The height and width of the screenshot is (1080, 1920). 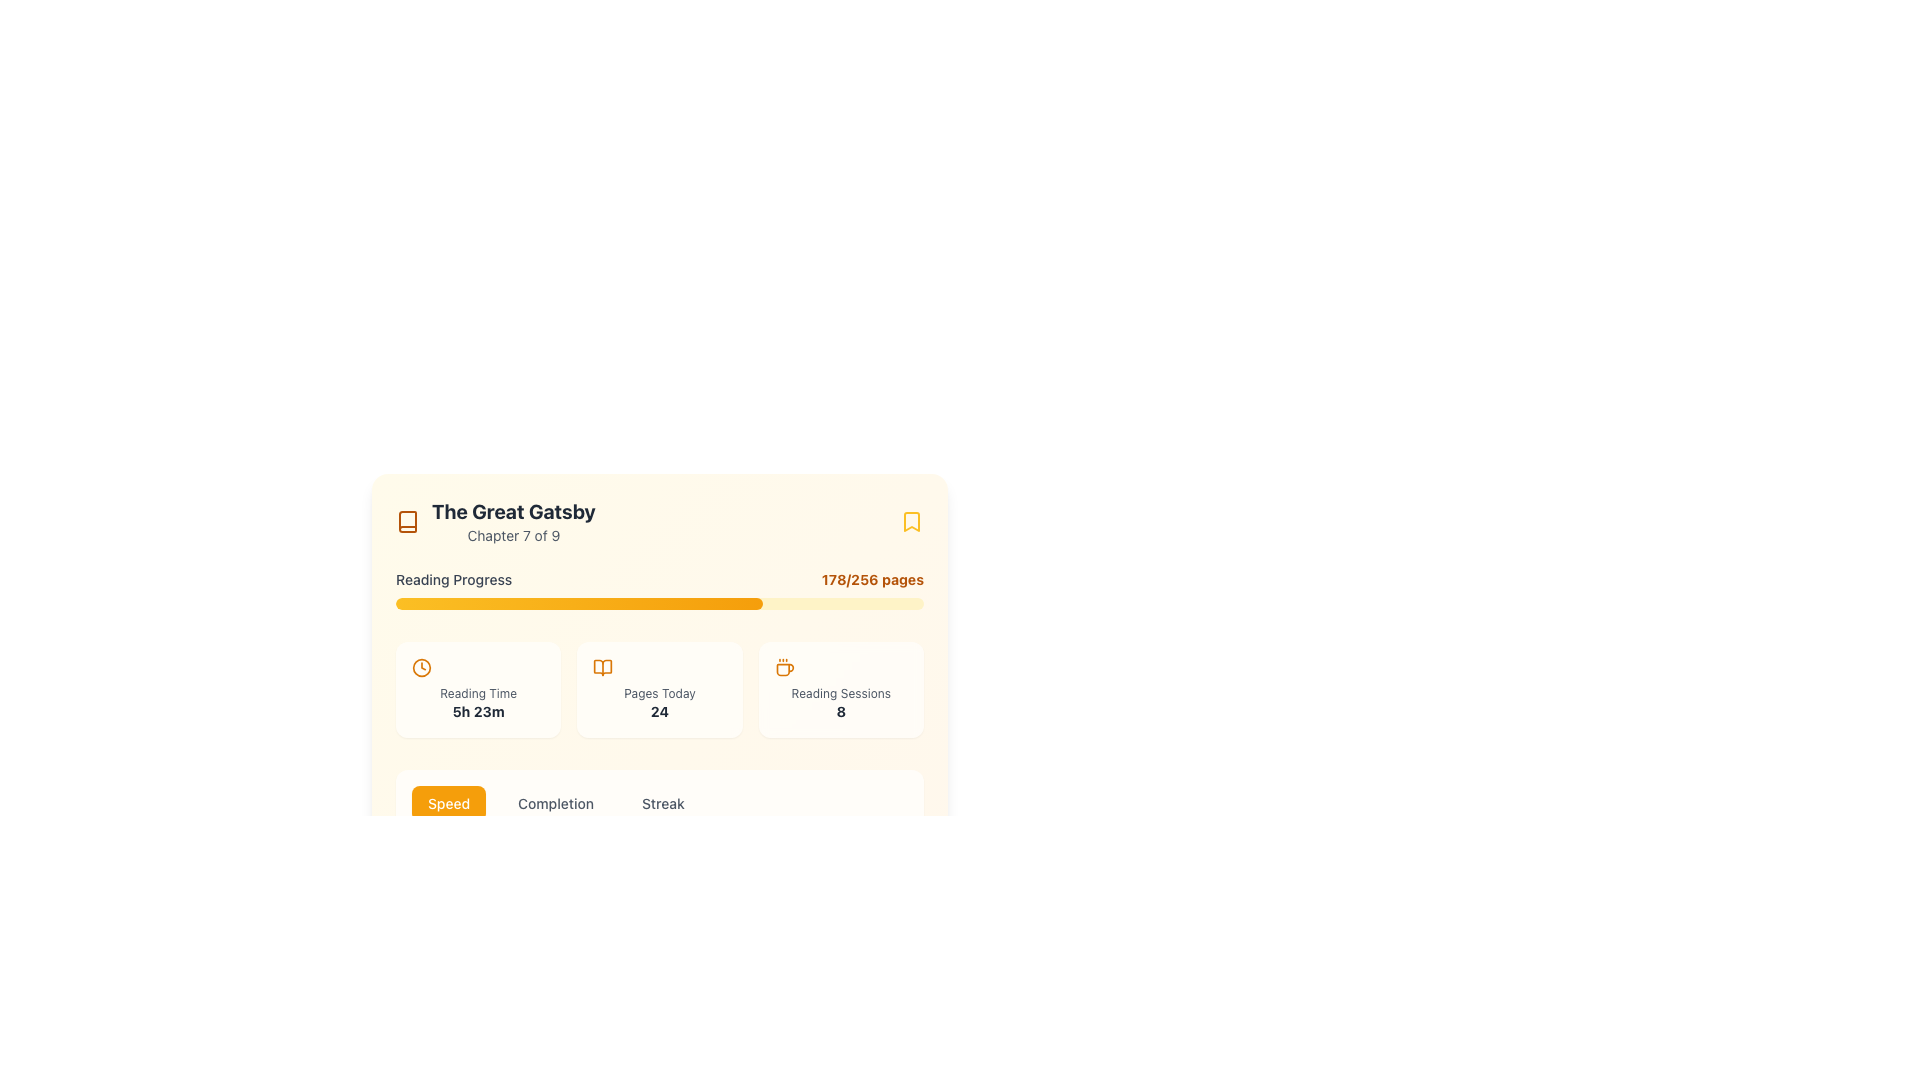 I want to click on the decorative icon located at the top-left corner of the 'Reading Sessions' card, above the text 'Reading Sessions 8', so click(x=783, y=667).